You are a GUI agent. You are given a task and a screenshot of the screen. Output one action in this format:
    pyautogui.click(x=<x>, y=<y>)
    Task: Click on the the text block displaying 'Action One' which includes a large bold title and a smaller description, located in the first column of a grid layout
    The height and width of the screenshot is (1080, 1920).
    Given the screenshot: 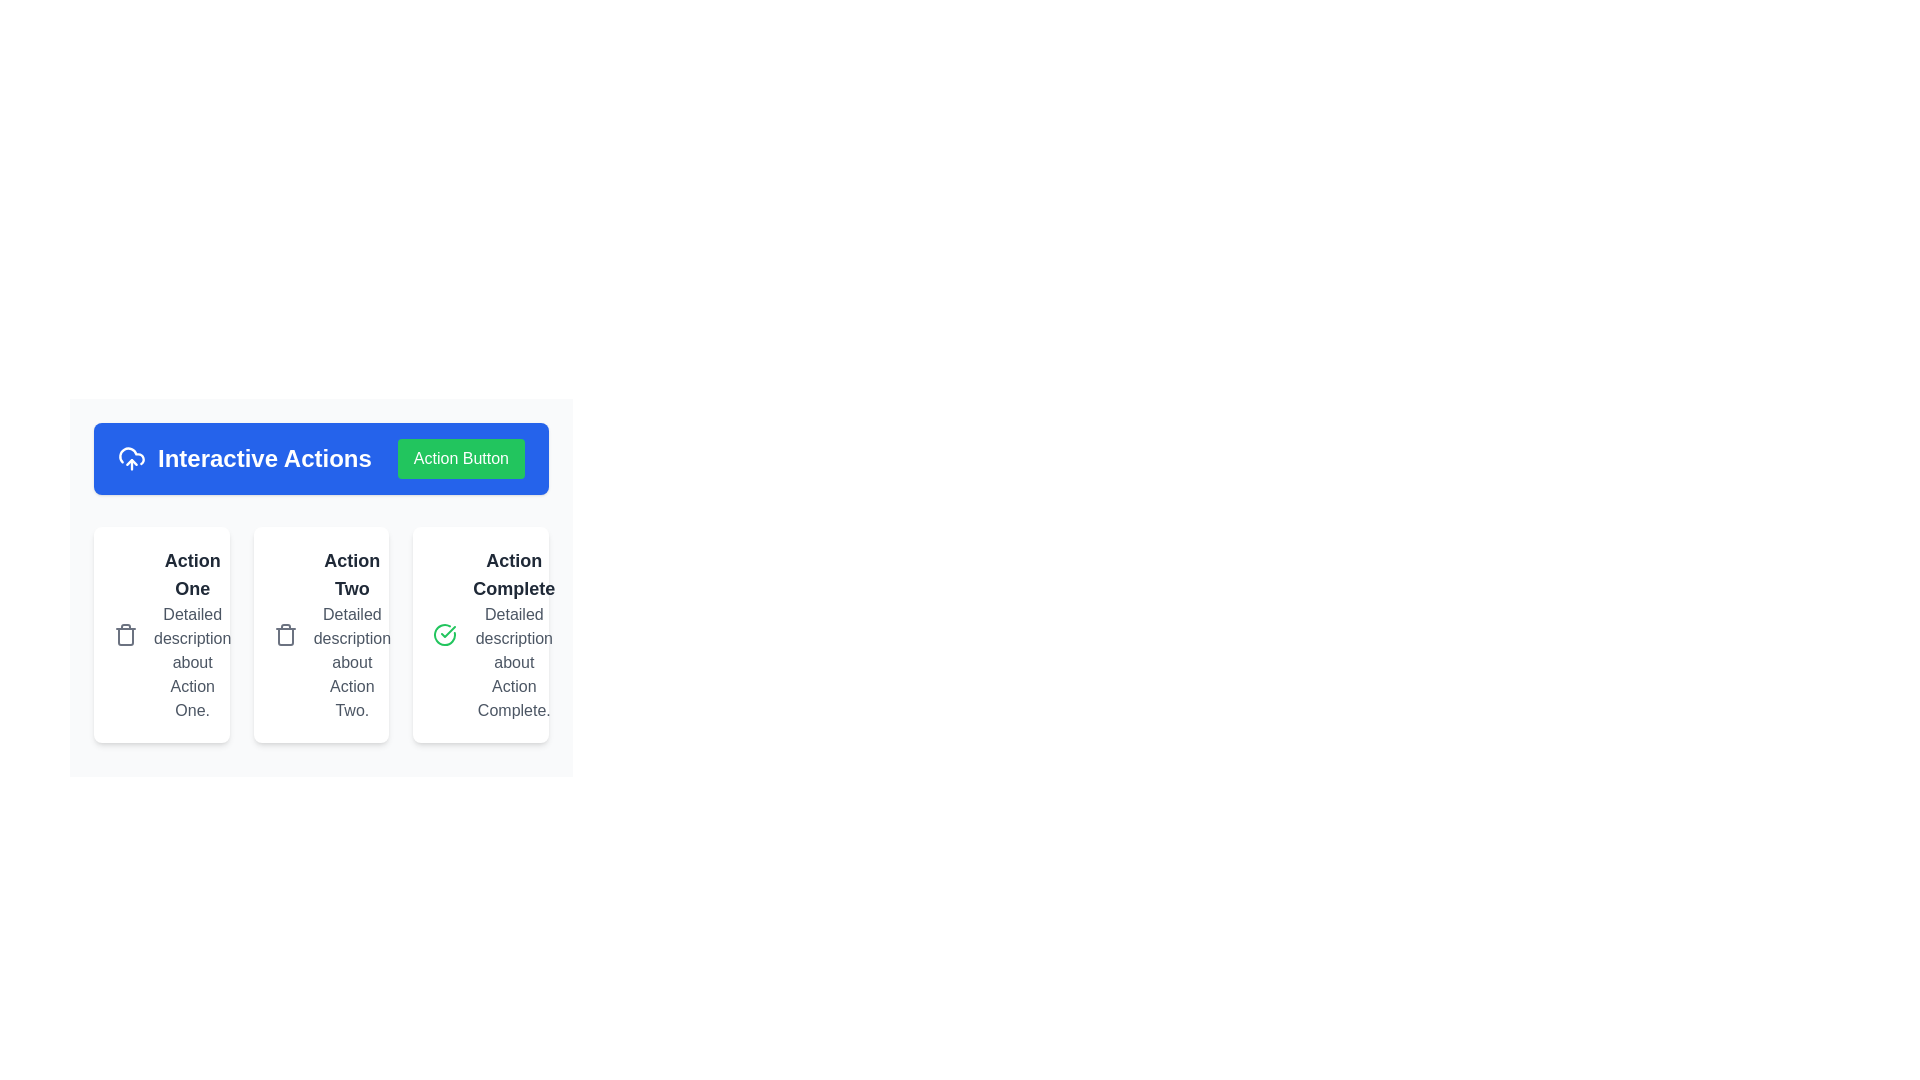 What is the action you would take?
    pyautogui.click(x=192, y=635)
    